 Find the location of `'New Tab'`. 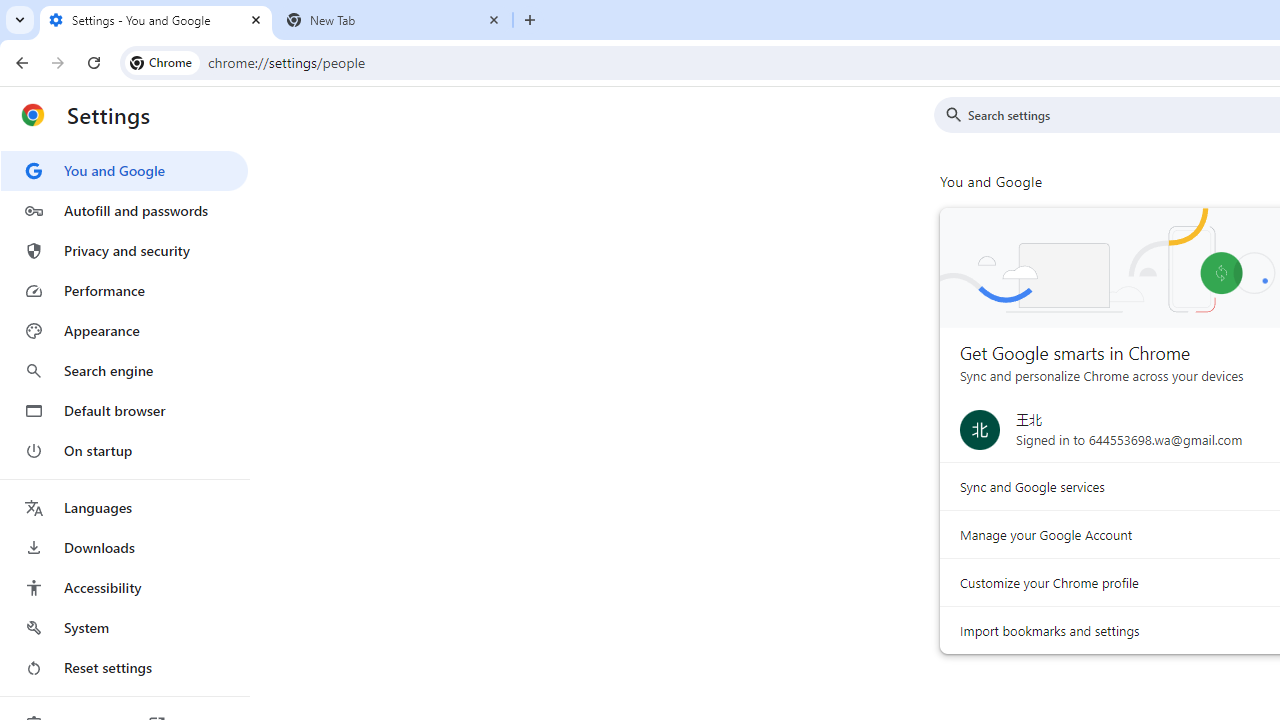

'New Tab' is located at coordinates (394, 20).